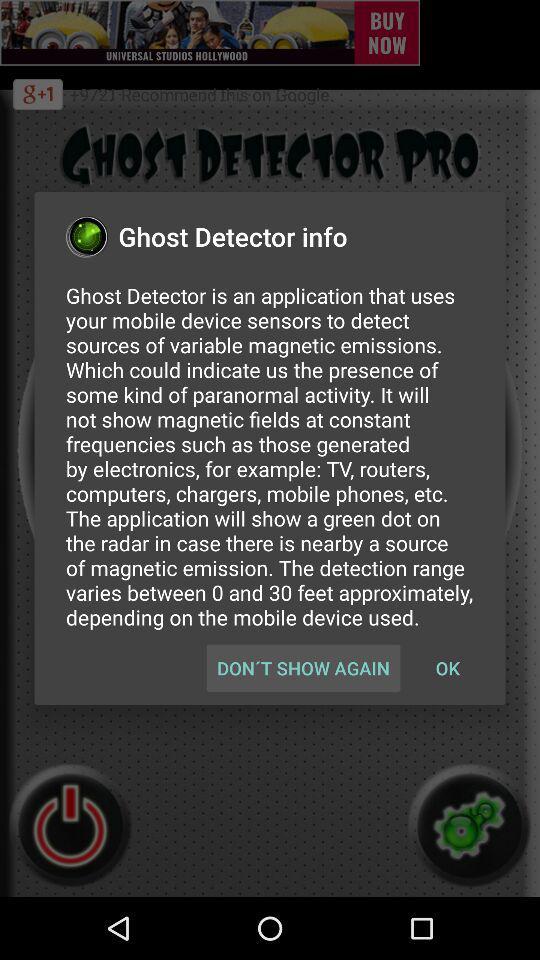  I want to click on the item at the bottom, so click(302, 668).